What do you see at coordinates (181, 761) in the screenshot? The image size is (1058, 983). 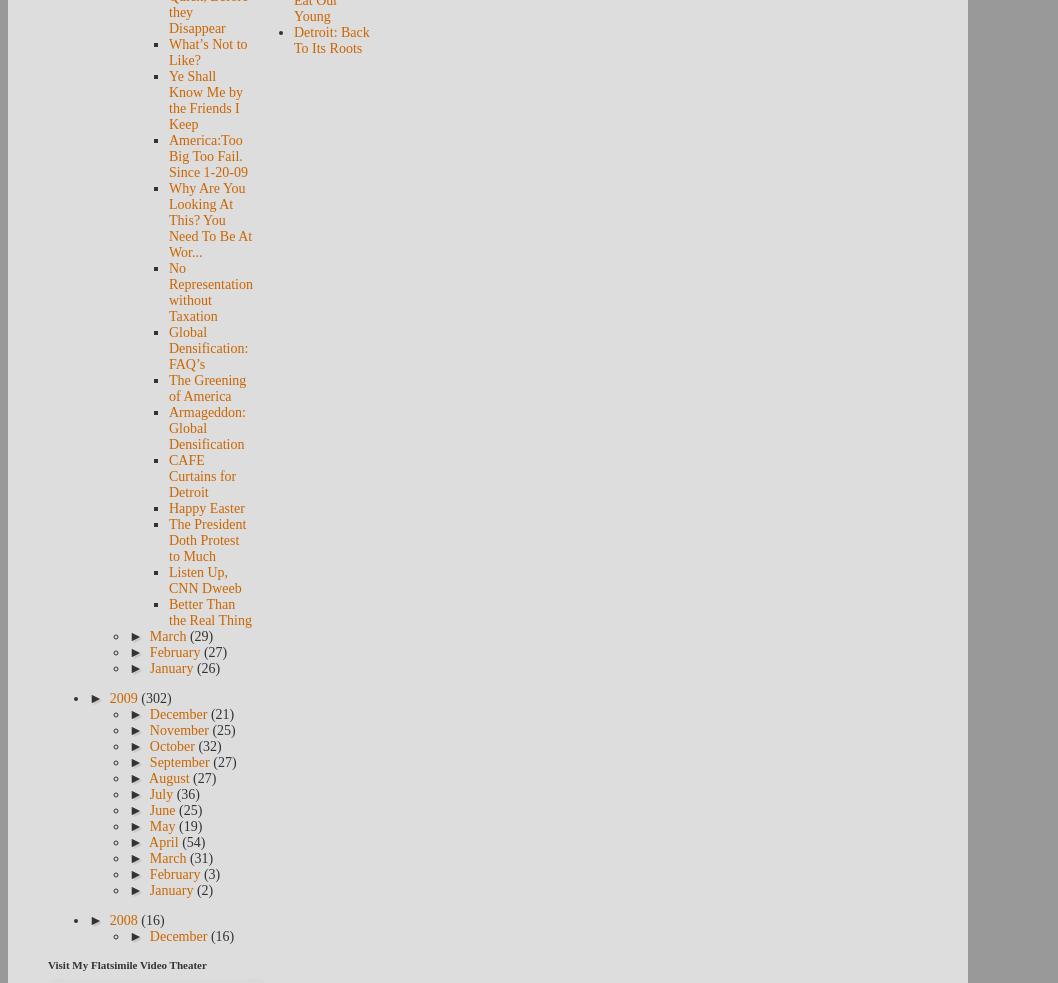 I see `'September'` at bounding box center [181, 761].